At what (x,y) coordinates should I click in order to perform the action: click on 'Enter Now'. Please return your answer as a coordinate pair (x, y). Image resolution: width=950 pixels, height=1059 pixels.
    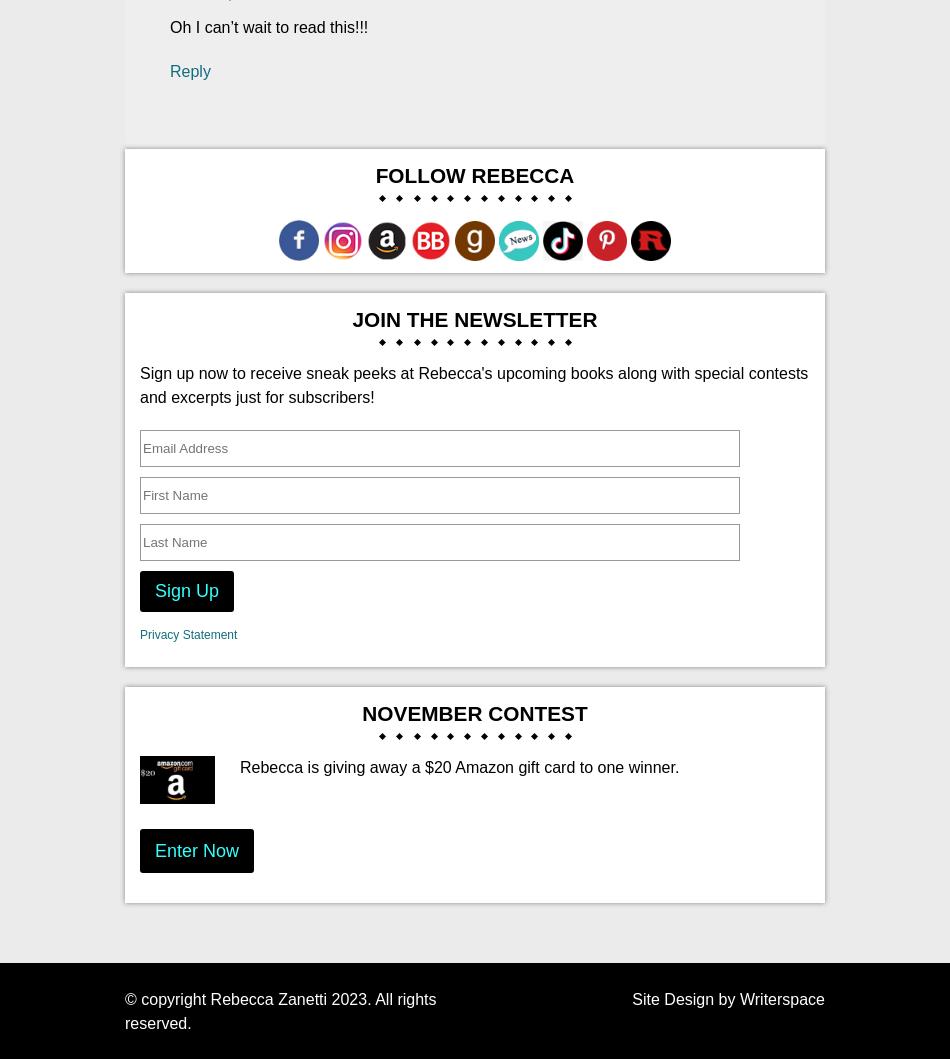
    Looking at the image, I should click on (197, 849).